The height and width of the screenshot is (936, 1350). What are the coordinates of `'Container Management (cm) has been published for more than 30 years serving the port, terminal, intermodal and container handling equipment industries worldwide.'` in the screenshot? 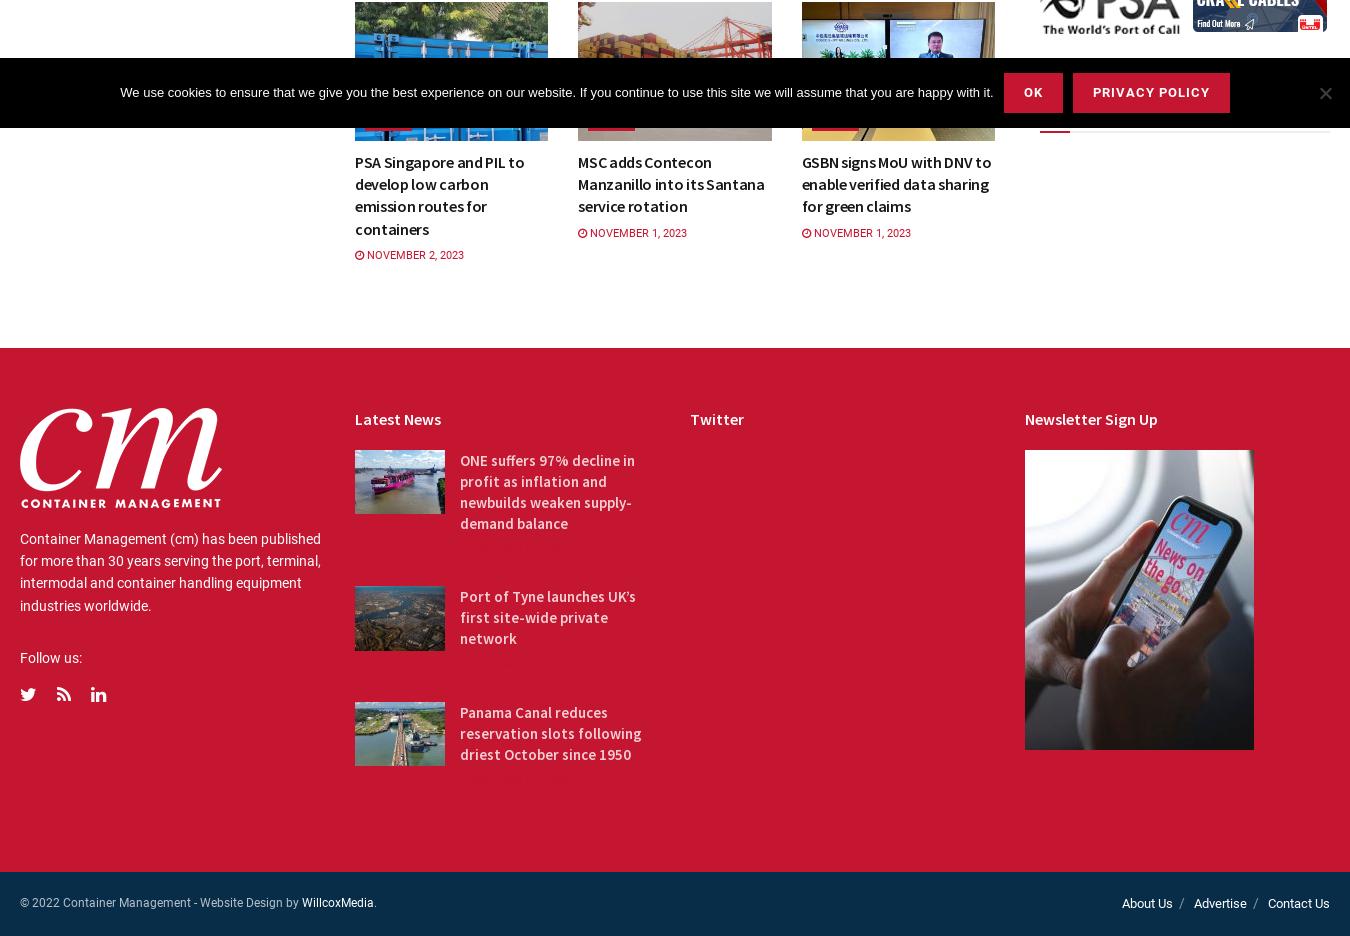 It's located at (170, 570).